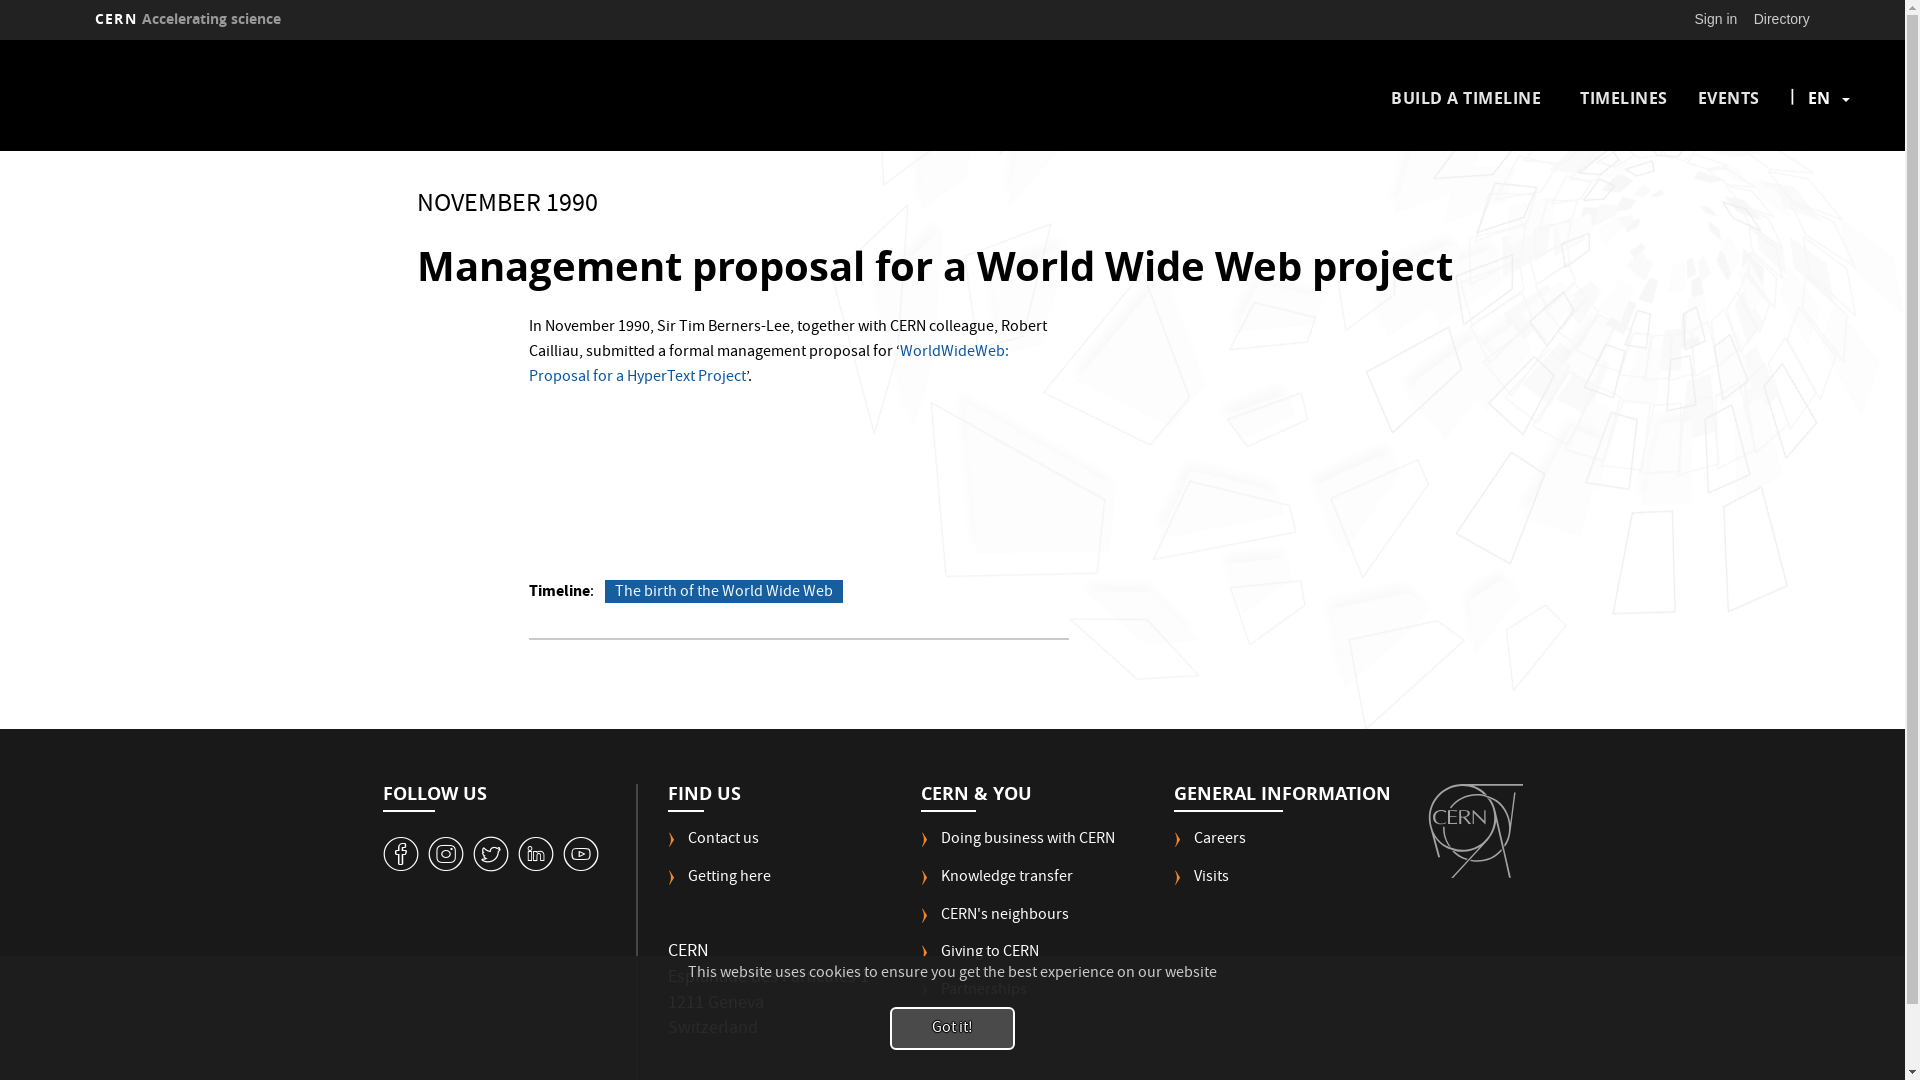 The width and height of the screenshot is (1920, 1080). I want to click on 'Giving to CERN', so click(979, 959).